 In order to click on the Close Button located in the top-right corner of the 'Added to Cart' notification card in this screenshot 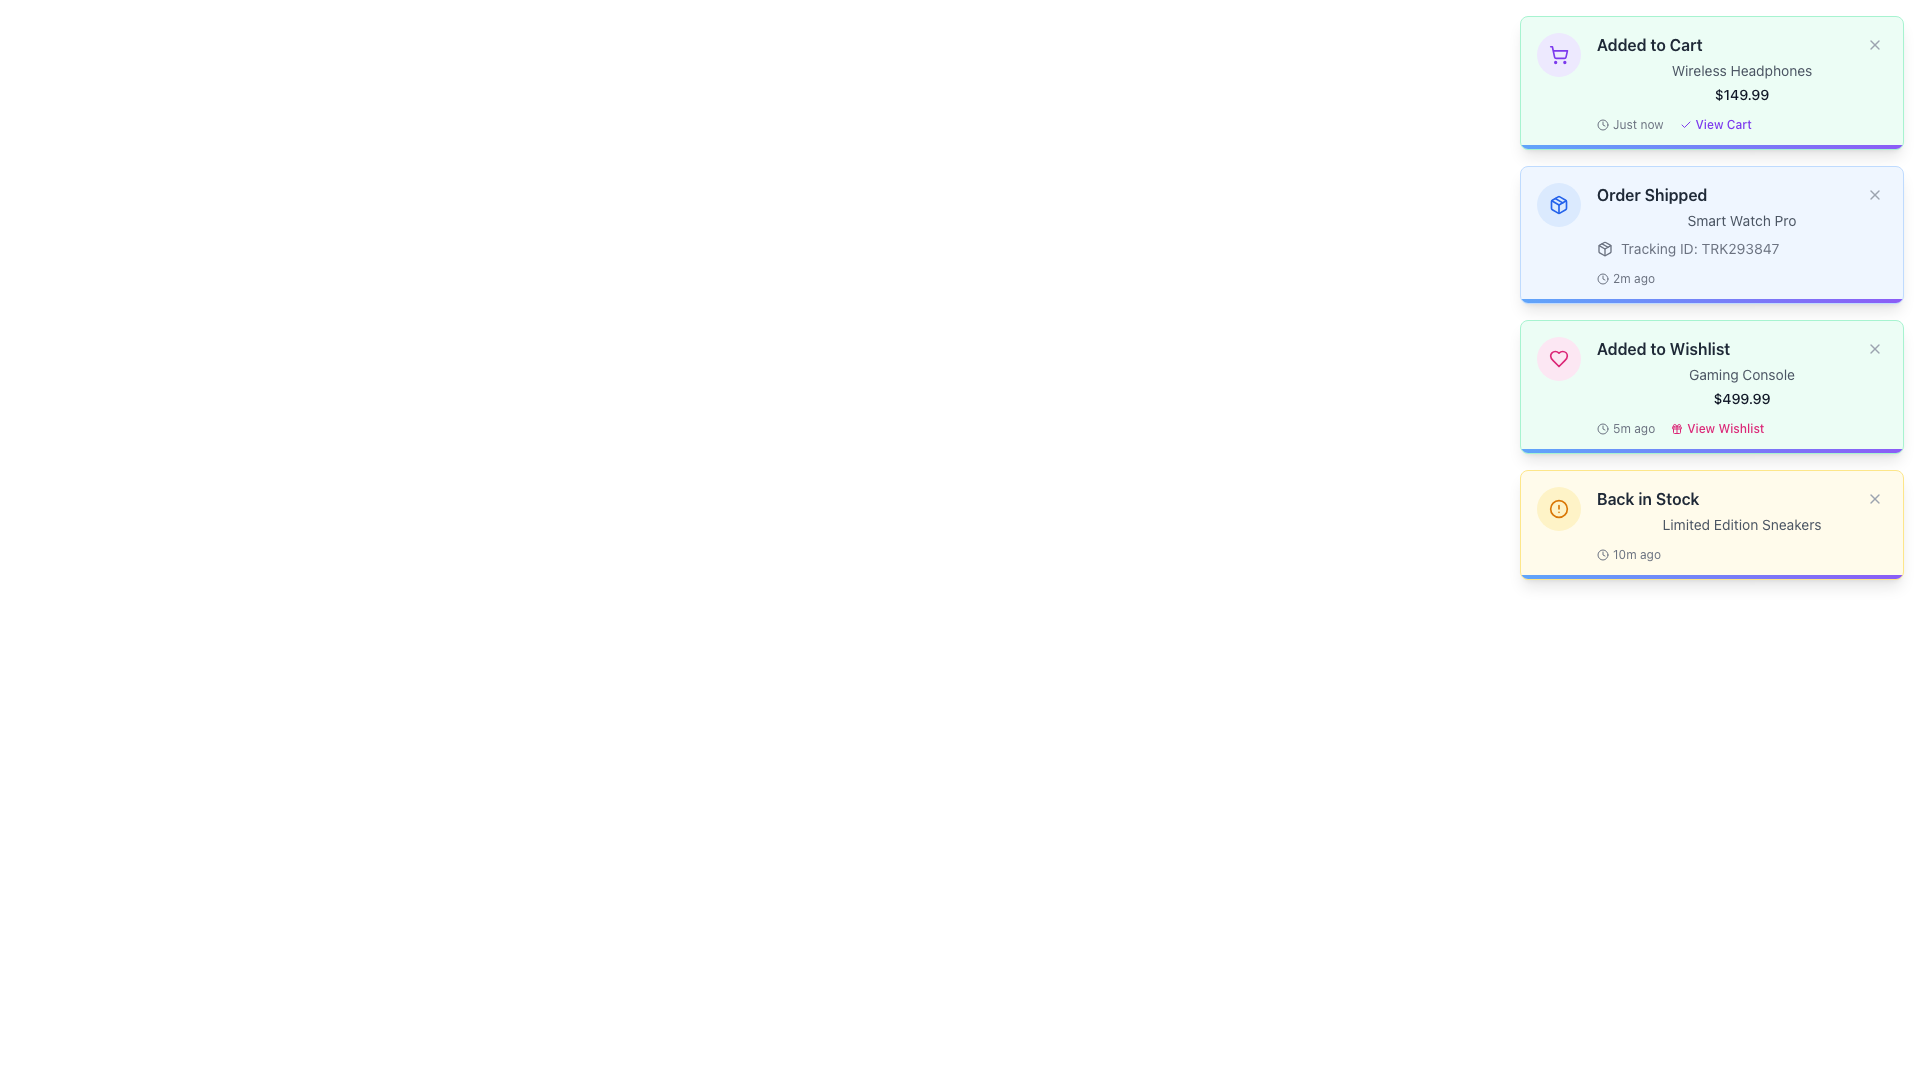, I will do `click(1874, 45)`.